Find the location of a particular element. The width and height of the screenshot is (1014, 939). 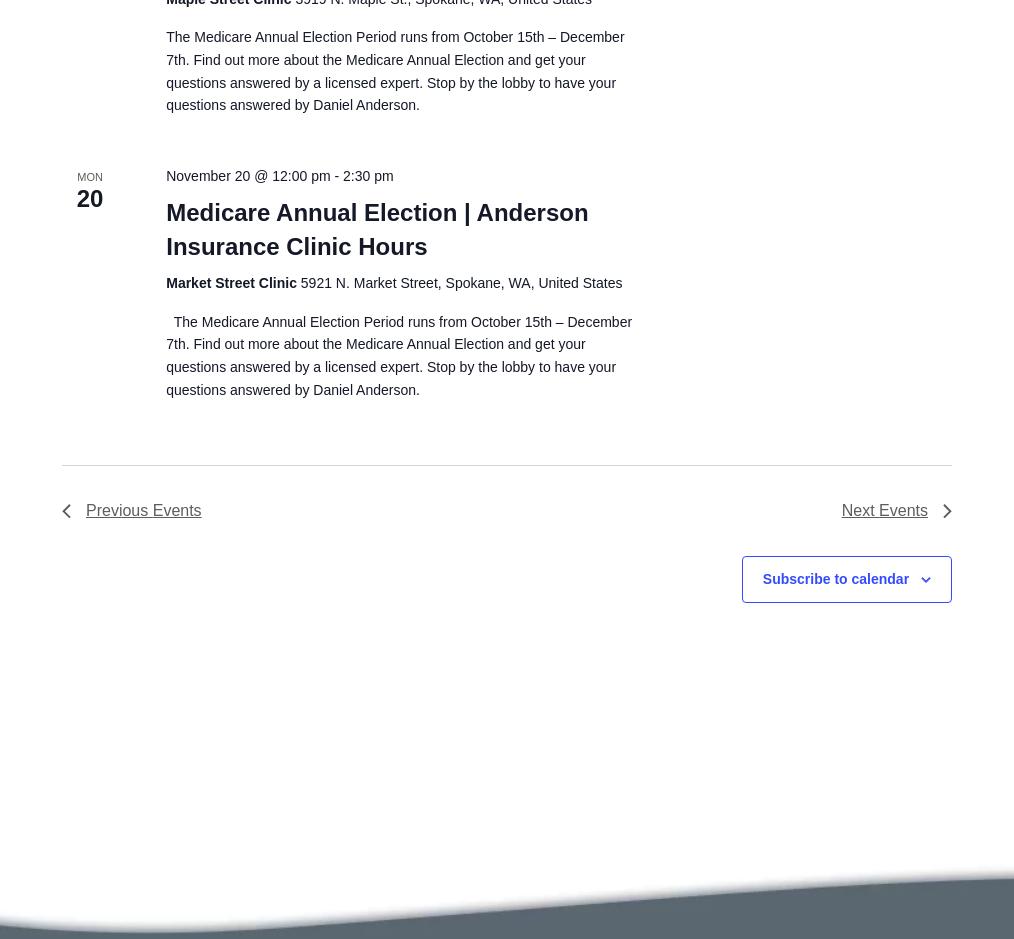

'5921 N. Market Street, Spokane, WA, United States' is located at coordinates (300, 280).